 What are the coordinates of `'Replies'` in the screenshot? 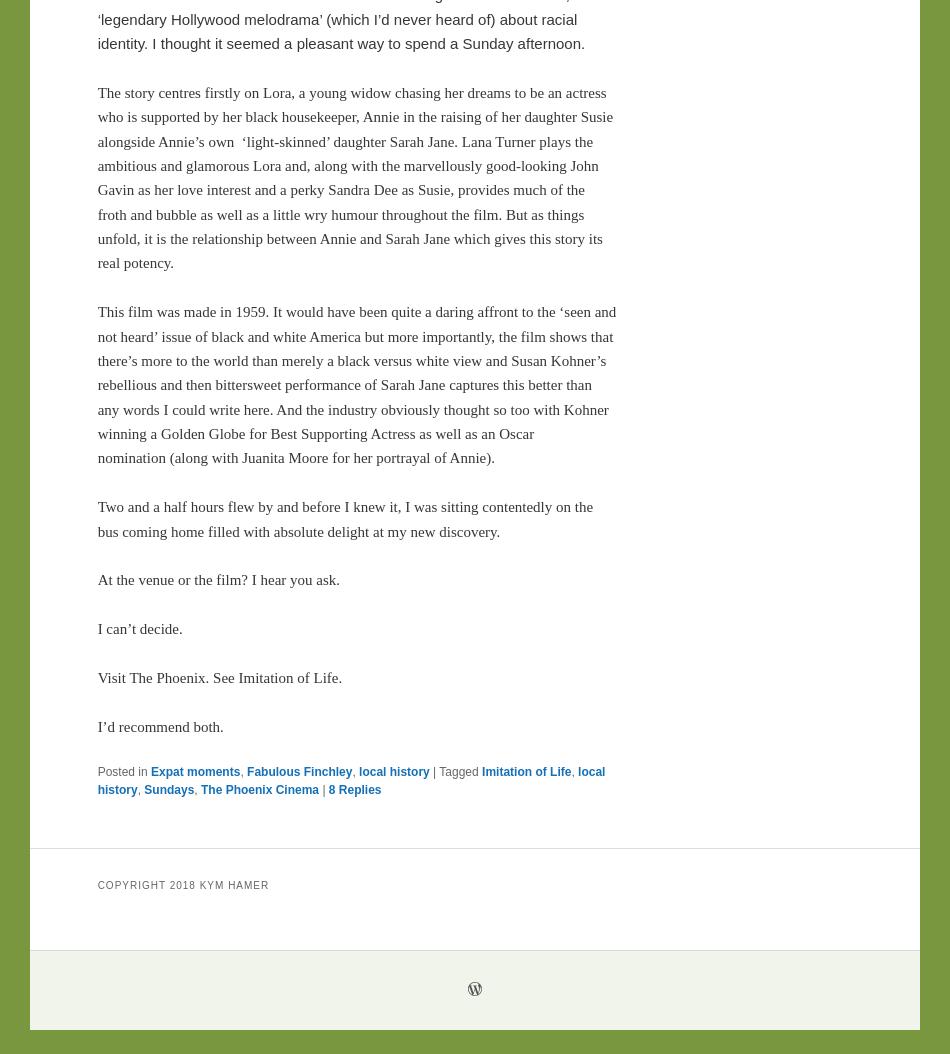 It's located at (356, 789).